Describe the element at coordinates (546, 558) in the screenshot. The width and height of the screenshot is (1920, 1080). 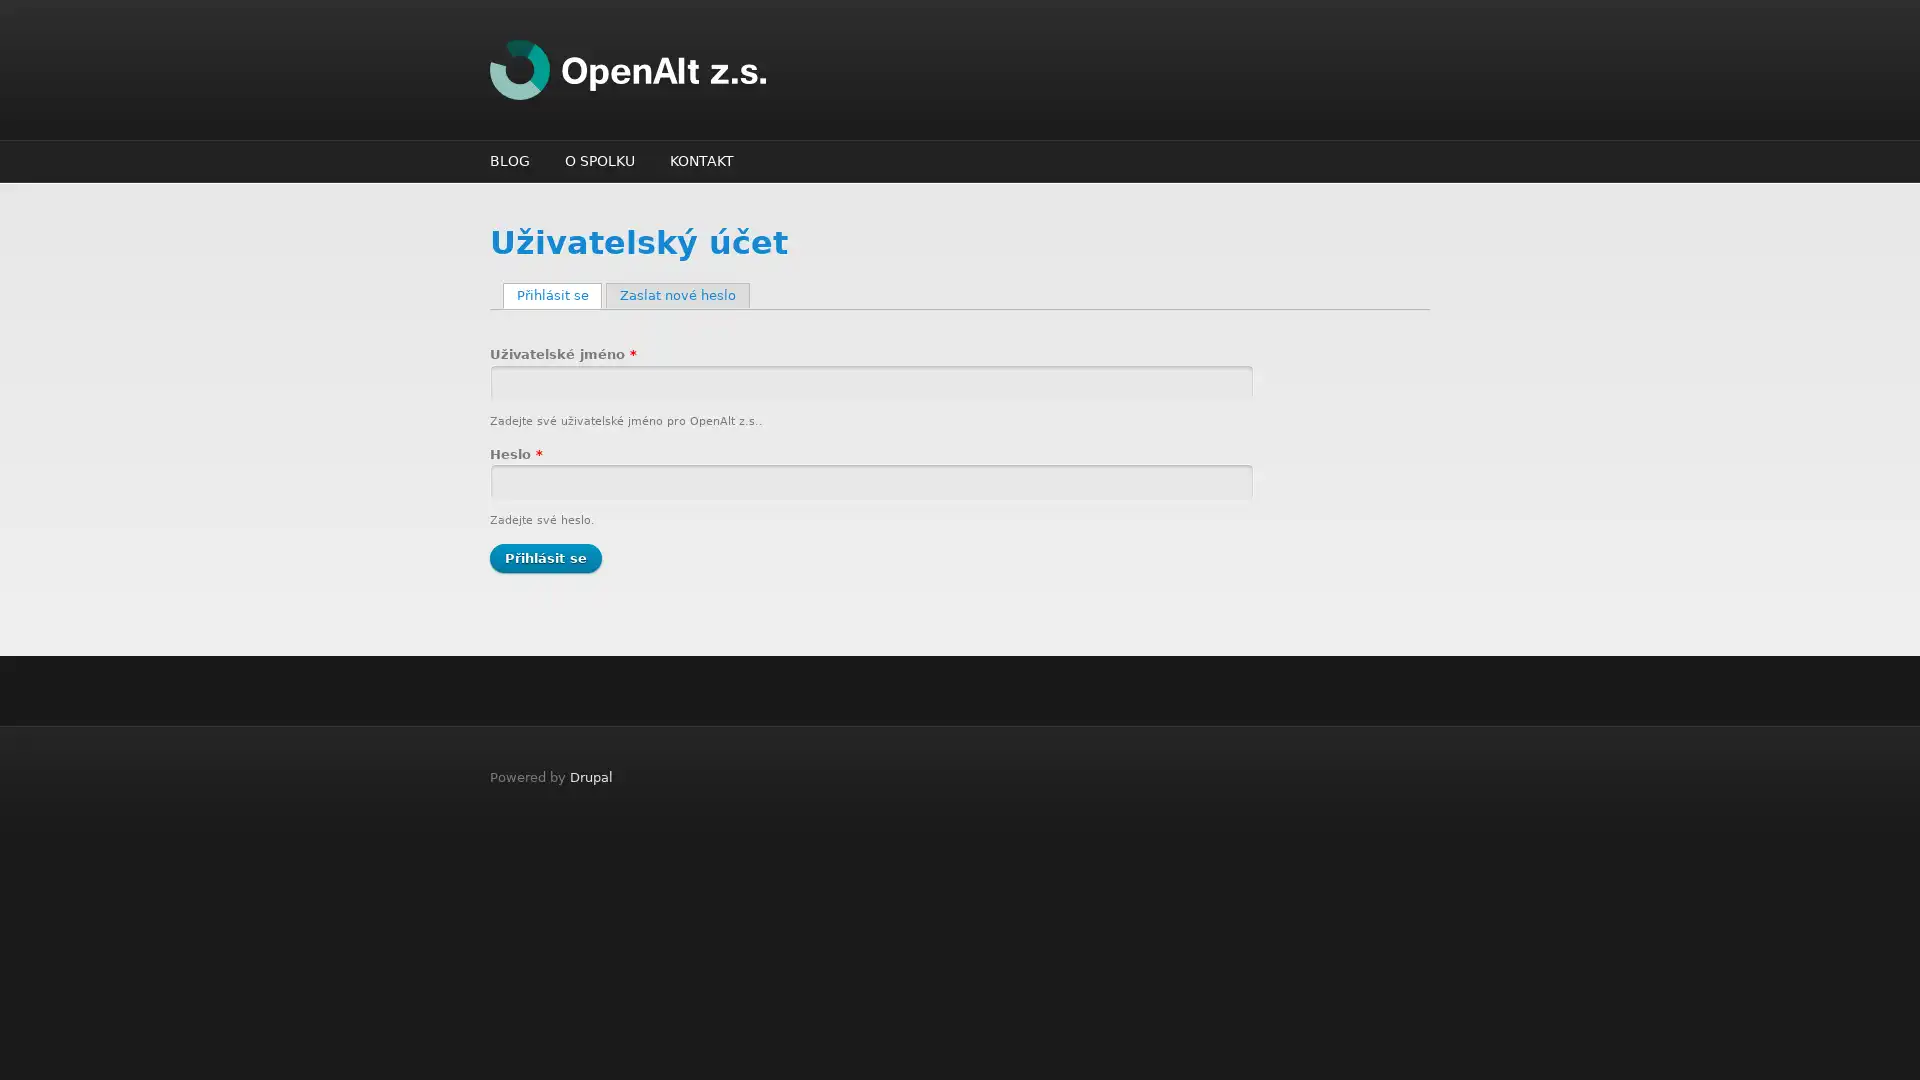
I see `Prihlasit se` at that location.